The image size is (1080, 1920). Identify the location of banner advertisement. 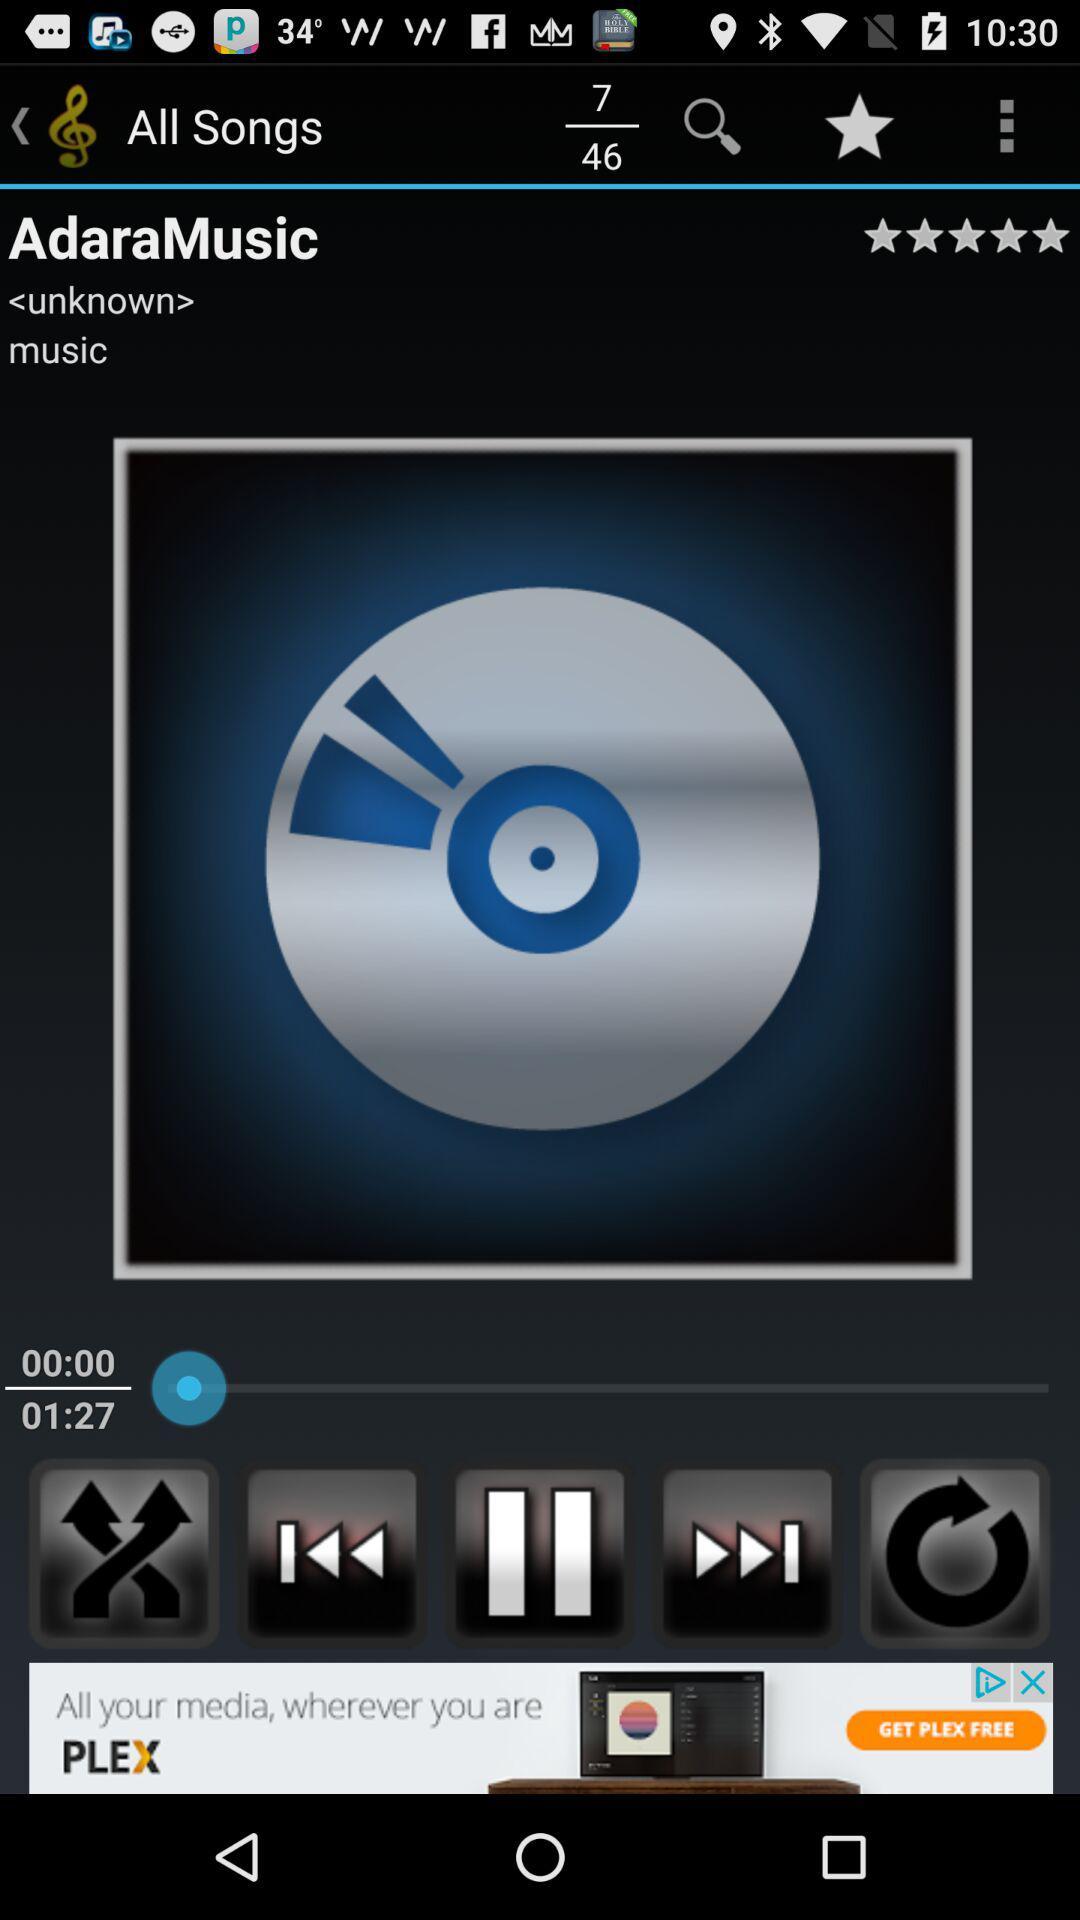
(540, 1727).